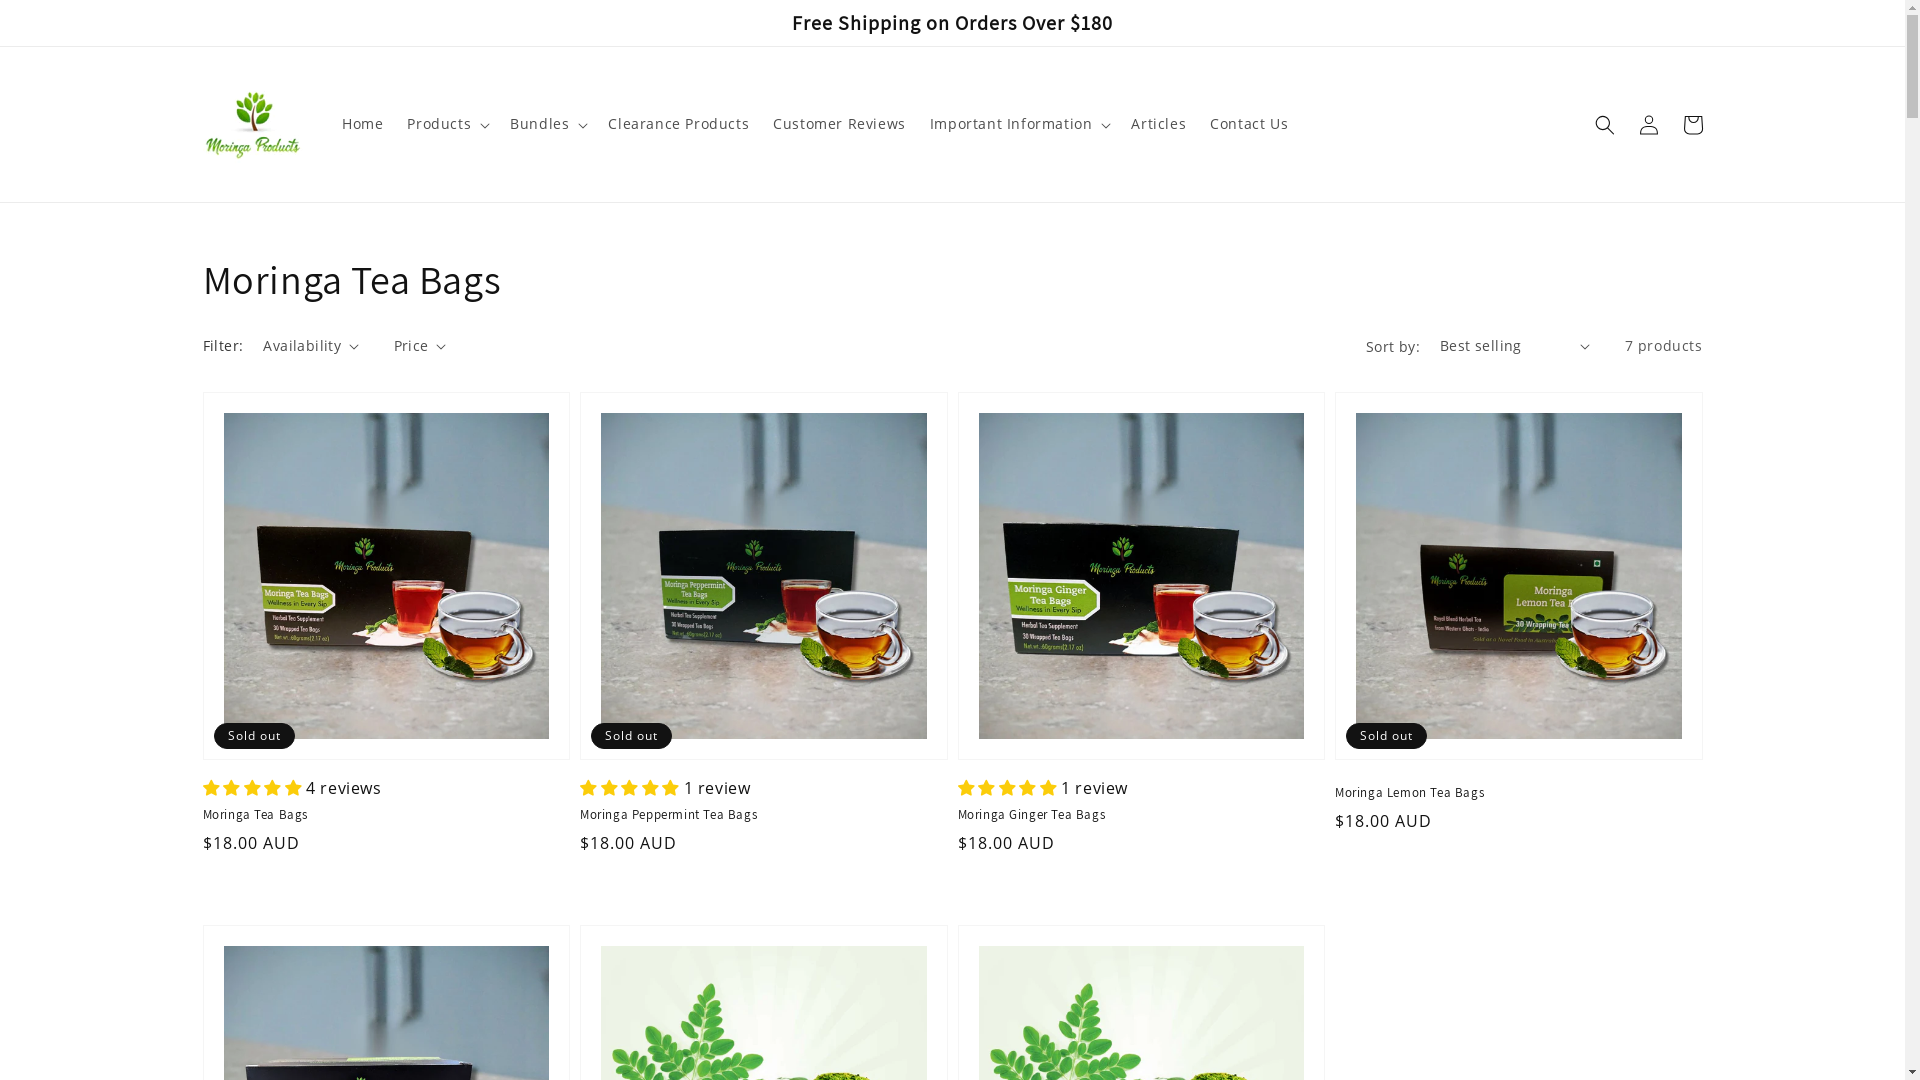  What do you see at coordinates (760, 123) in the screenshot?
I see `'Customer Reviews'` at bounding box center [760, 123].